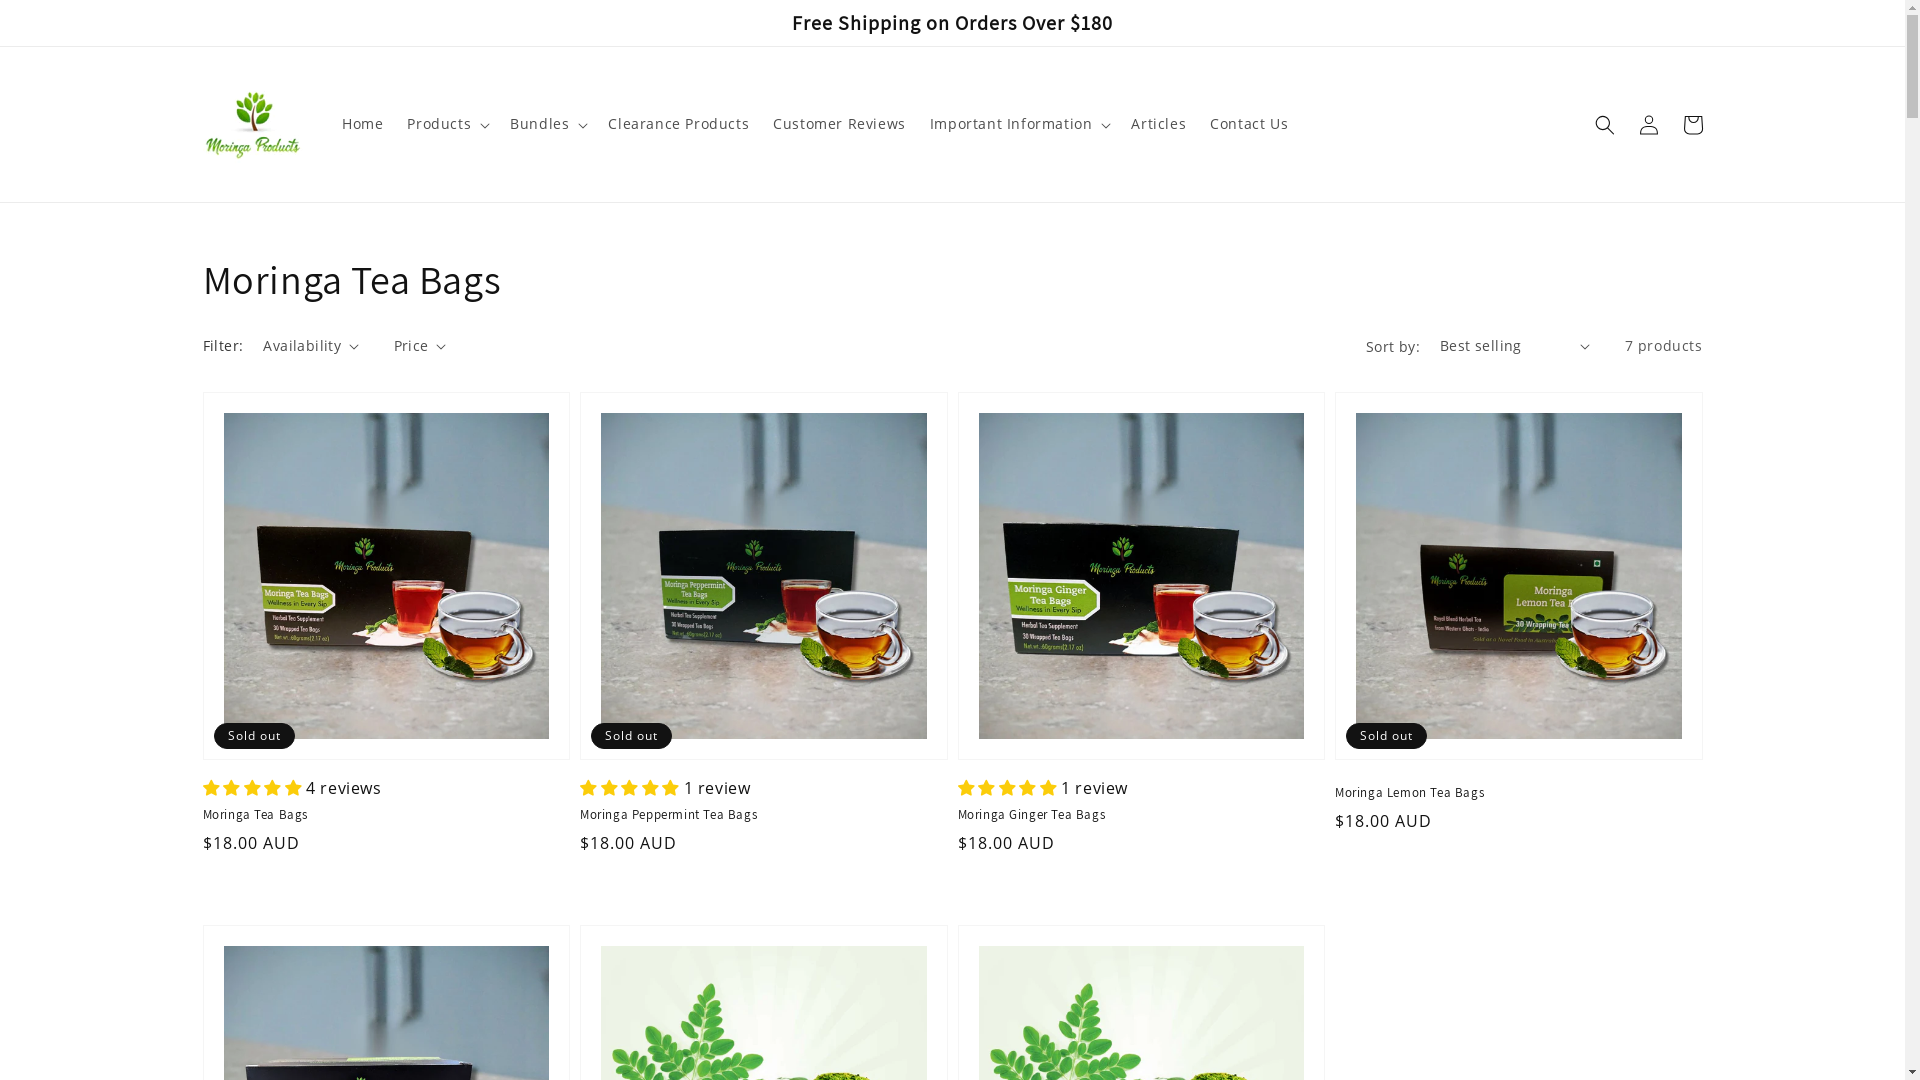  What do you see at coordinates (760, 123) in the screenshot?
I see `'Customer Reviews'` at bounding box center [760, 123].